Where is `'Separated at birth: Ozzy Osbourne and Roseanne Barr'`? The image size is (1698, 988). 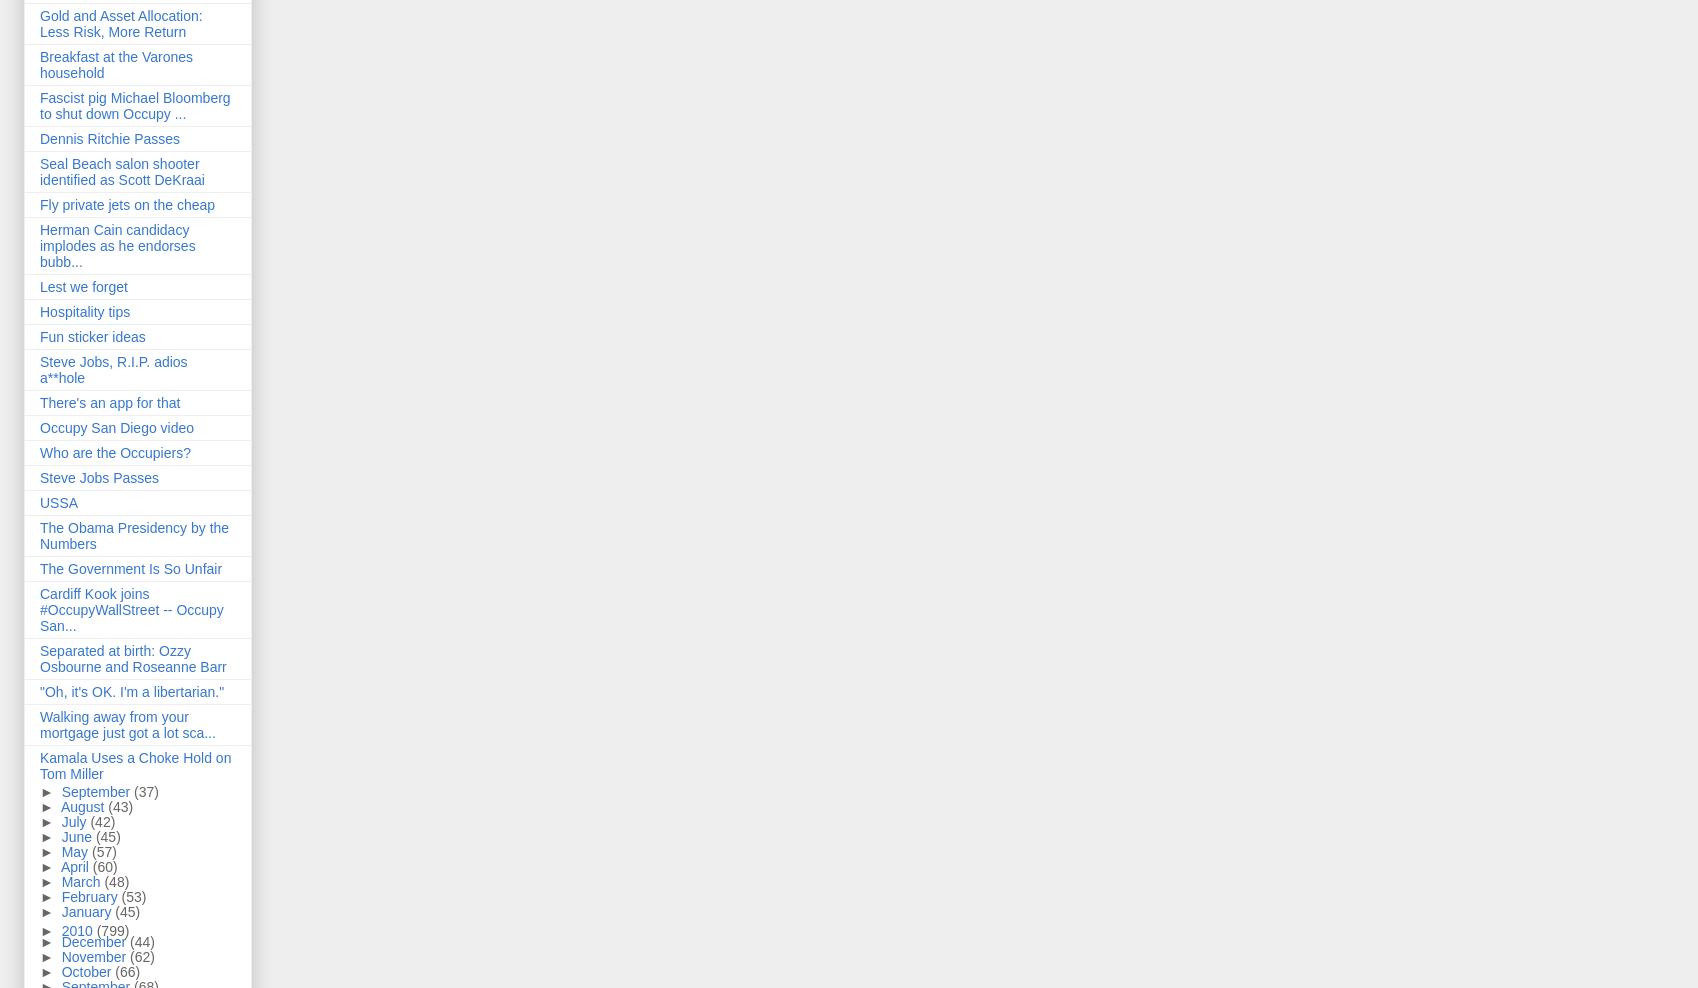 'Separated at birth: Ozzy Osbourne and Roseanne Barr' is located at coordinates (131, 657).